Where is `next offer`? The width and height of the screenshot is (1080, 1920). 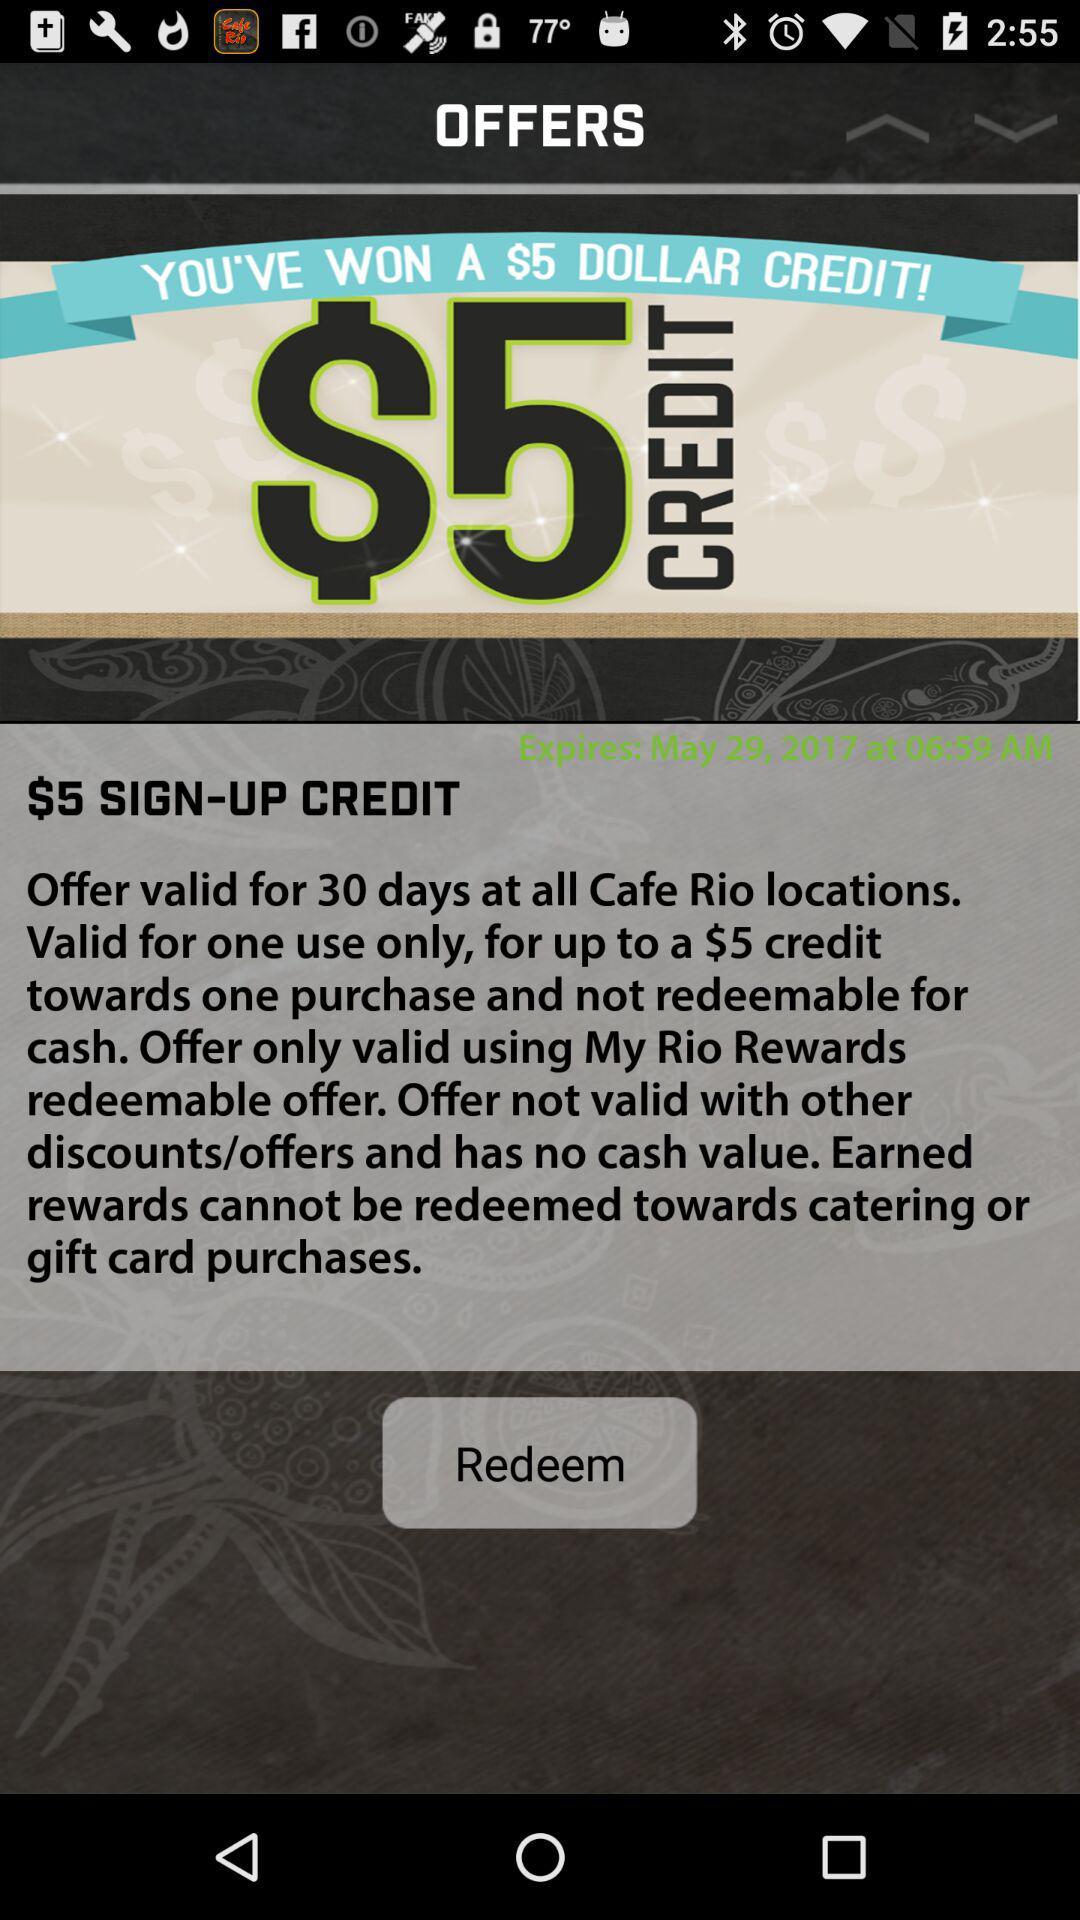
next offer is located at coordinates (1015, 127).